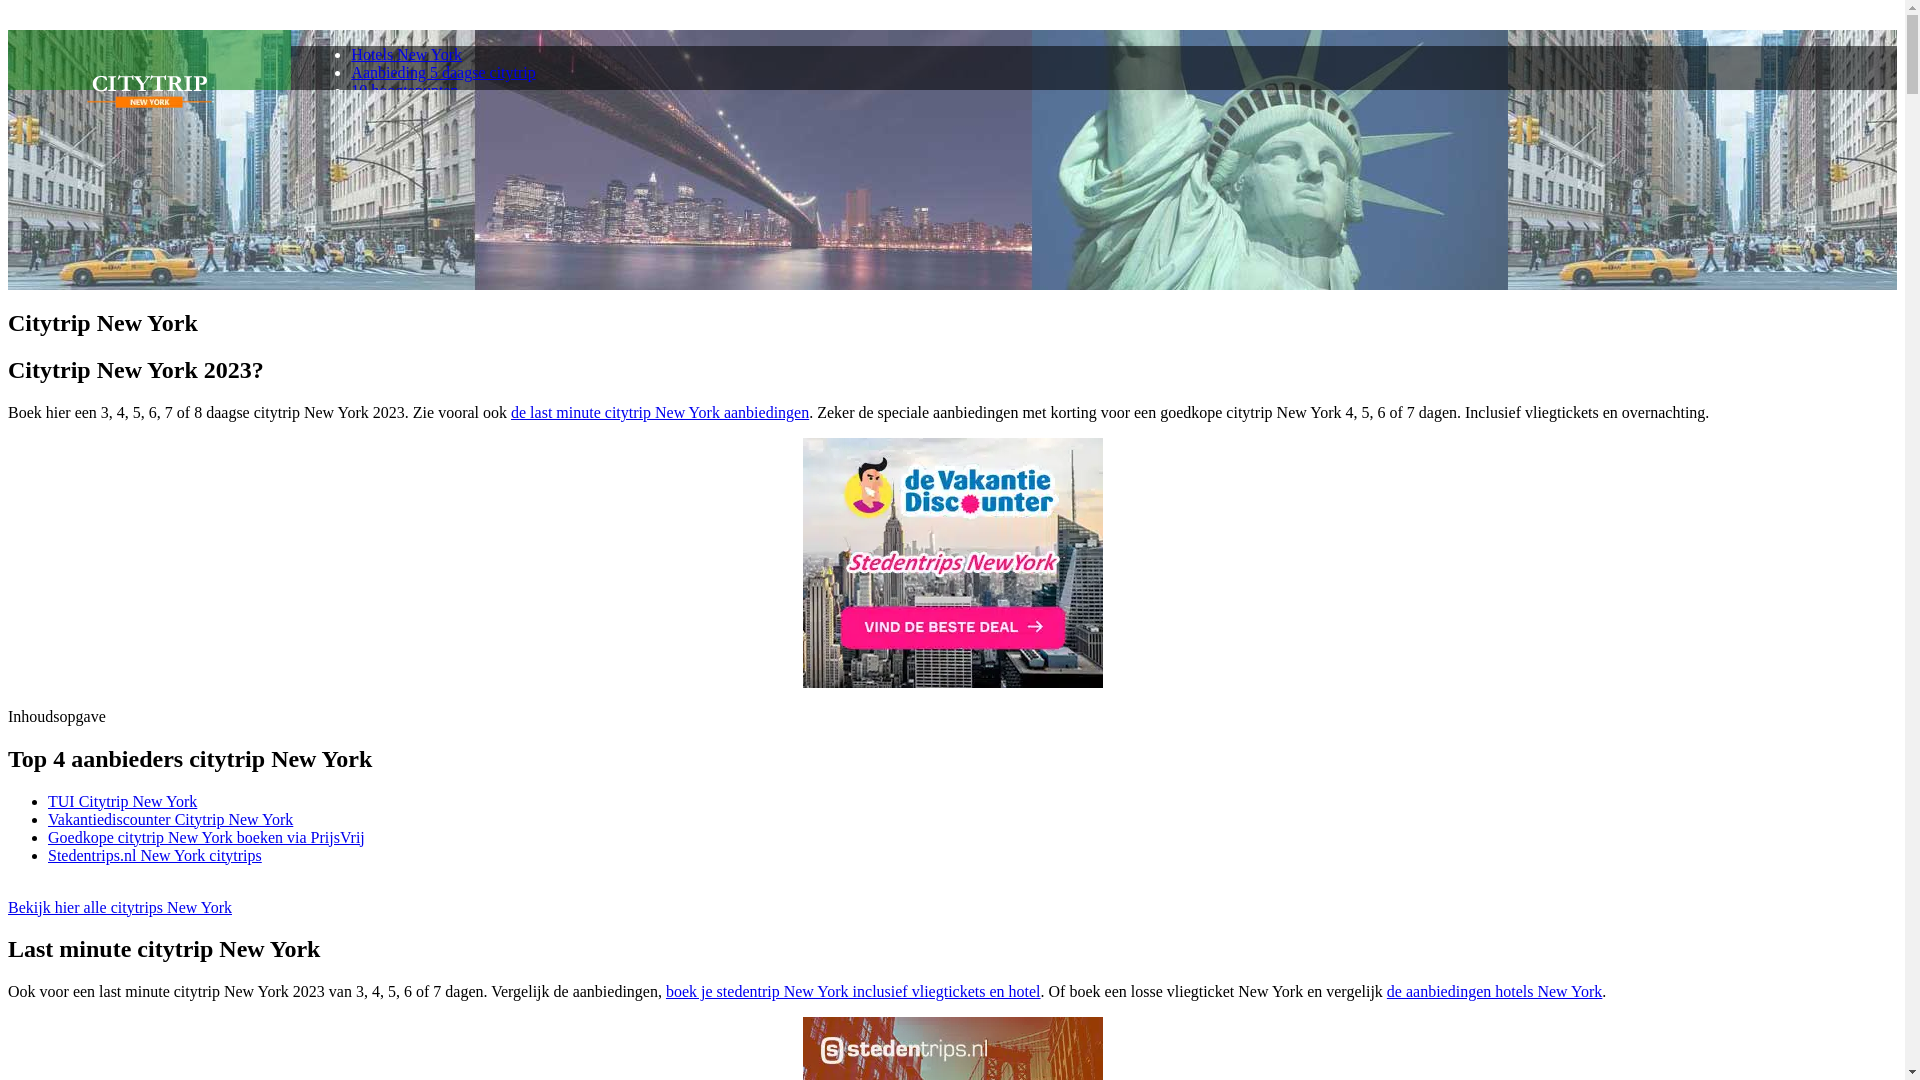 This screenshot has width=1920, height=1080. I want to click on 'boek je stedentrip New York inclusief vliegtickets en hotel', so click(853, 991).